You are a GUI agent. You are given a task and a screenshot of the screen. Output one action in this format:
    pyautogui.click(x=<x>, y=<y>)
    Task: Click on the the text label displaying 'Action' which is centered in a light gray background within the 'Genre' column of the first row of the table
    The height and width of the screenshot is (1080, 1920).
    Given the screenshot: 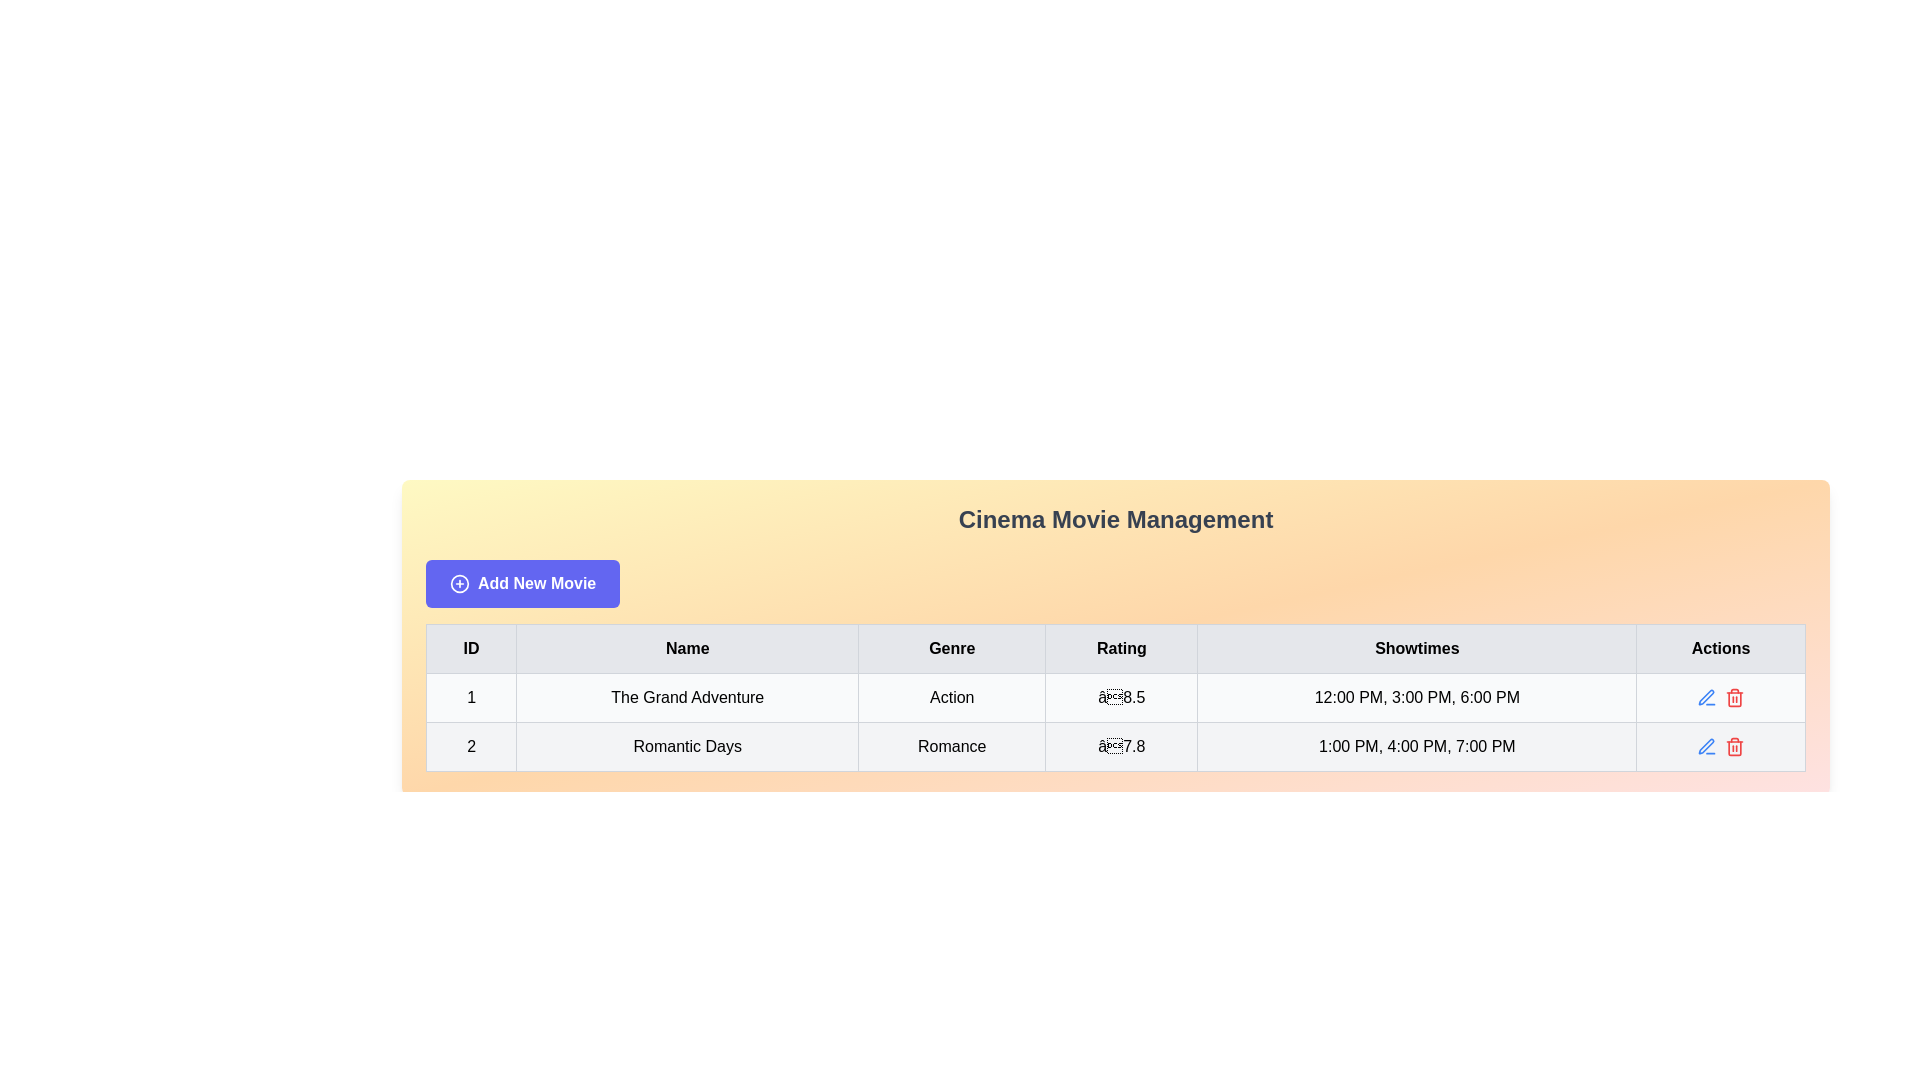 What is the action you would take?
    pyautogui.click(x=951, y=697)
    